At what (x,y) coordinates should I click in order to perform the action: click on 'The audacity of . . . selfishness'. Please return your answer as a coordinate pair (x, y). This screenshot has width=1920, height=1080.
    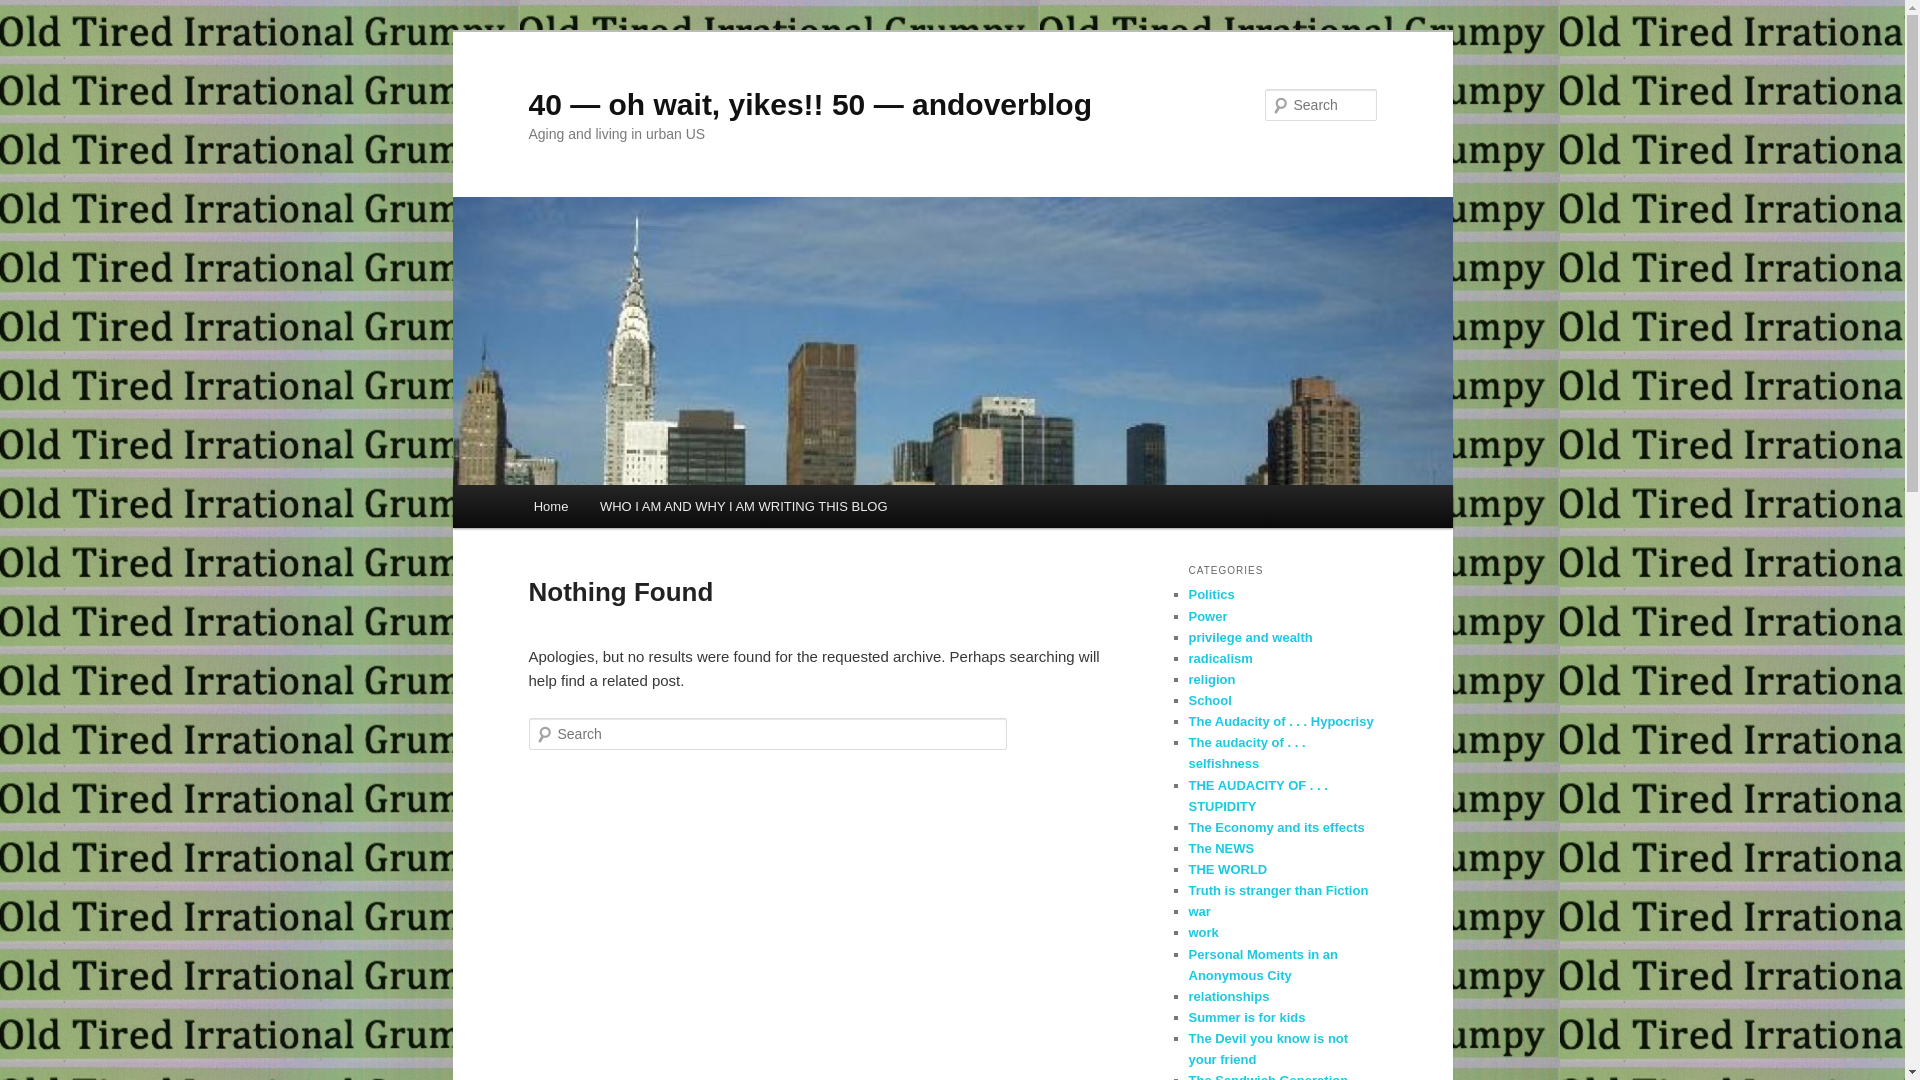
    Looking at the image, I should click on (1245, 752).